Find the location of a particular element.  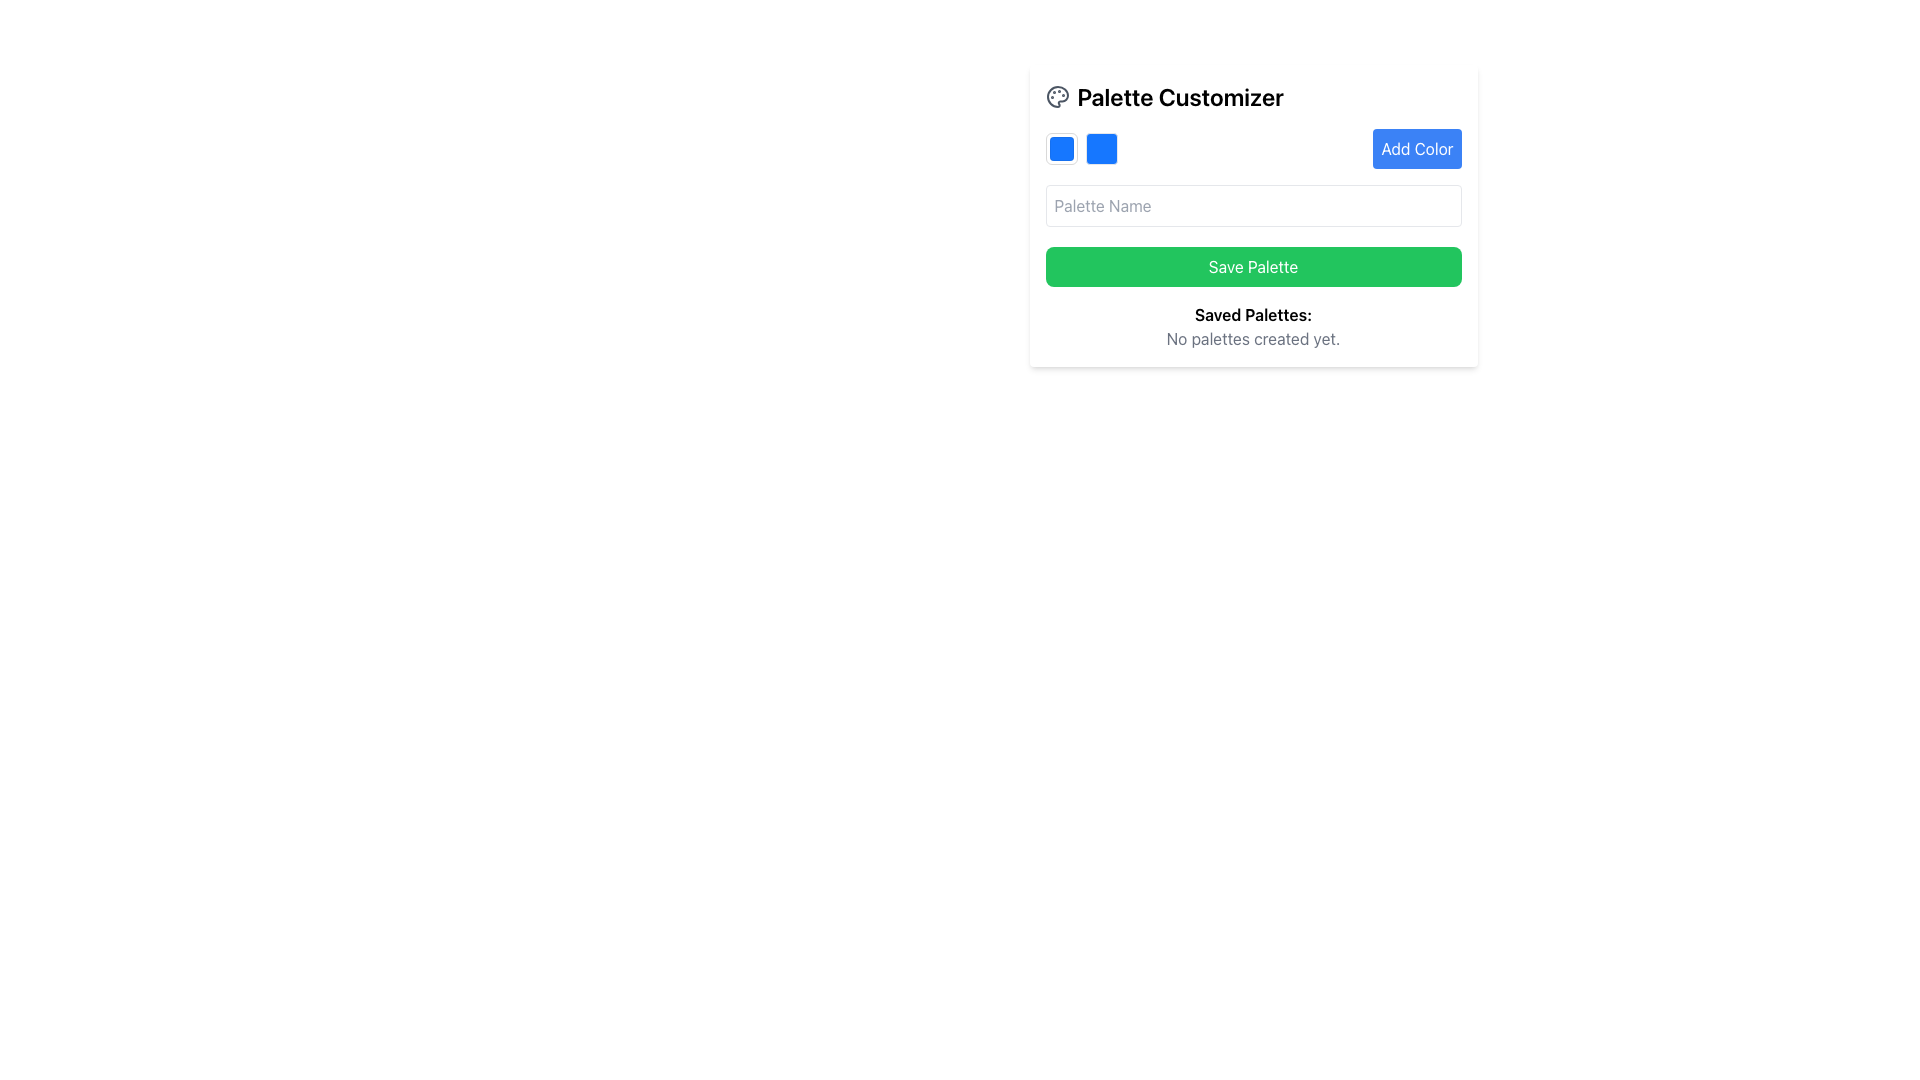

the palette customization icon located near the top-left corner of the 'Palette Customizer' panel, which visually represents the section's purpose is located at coordinates (1056, 96).